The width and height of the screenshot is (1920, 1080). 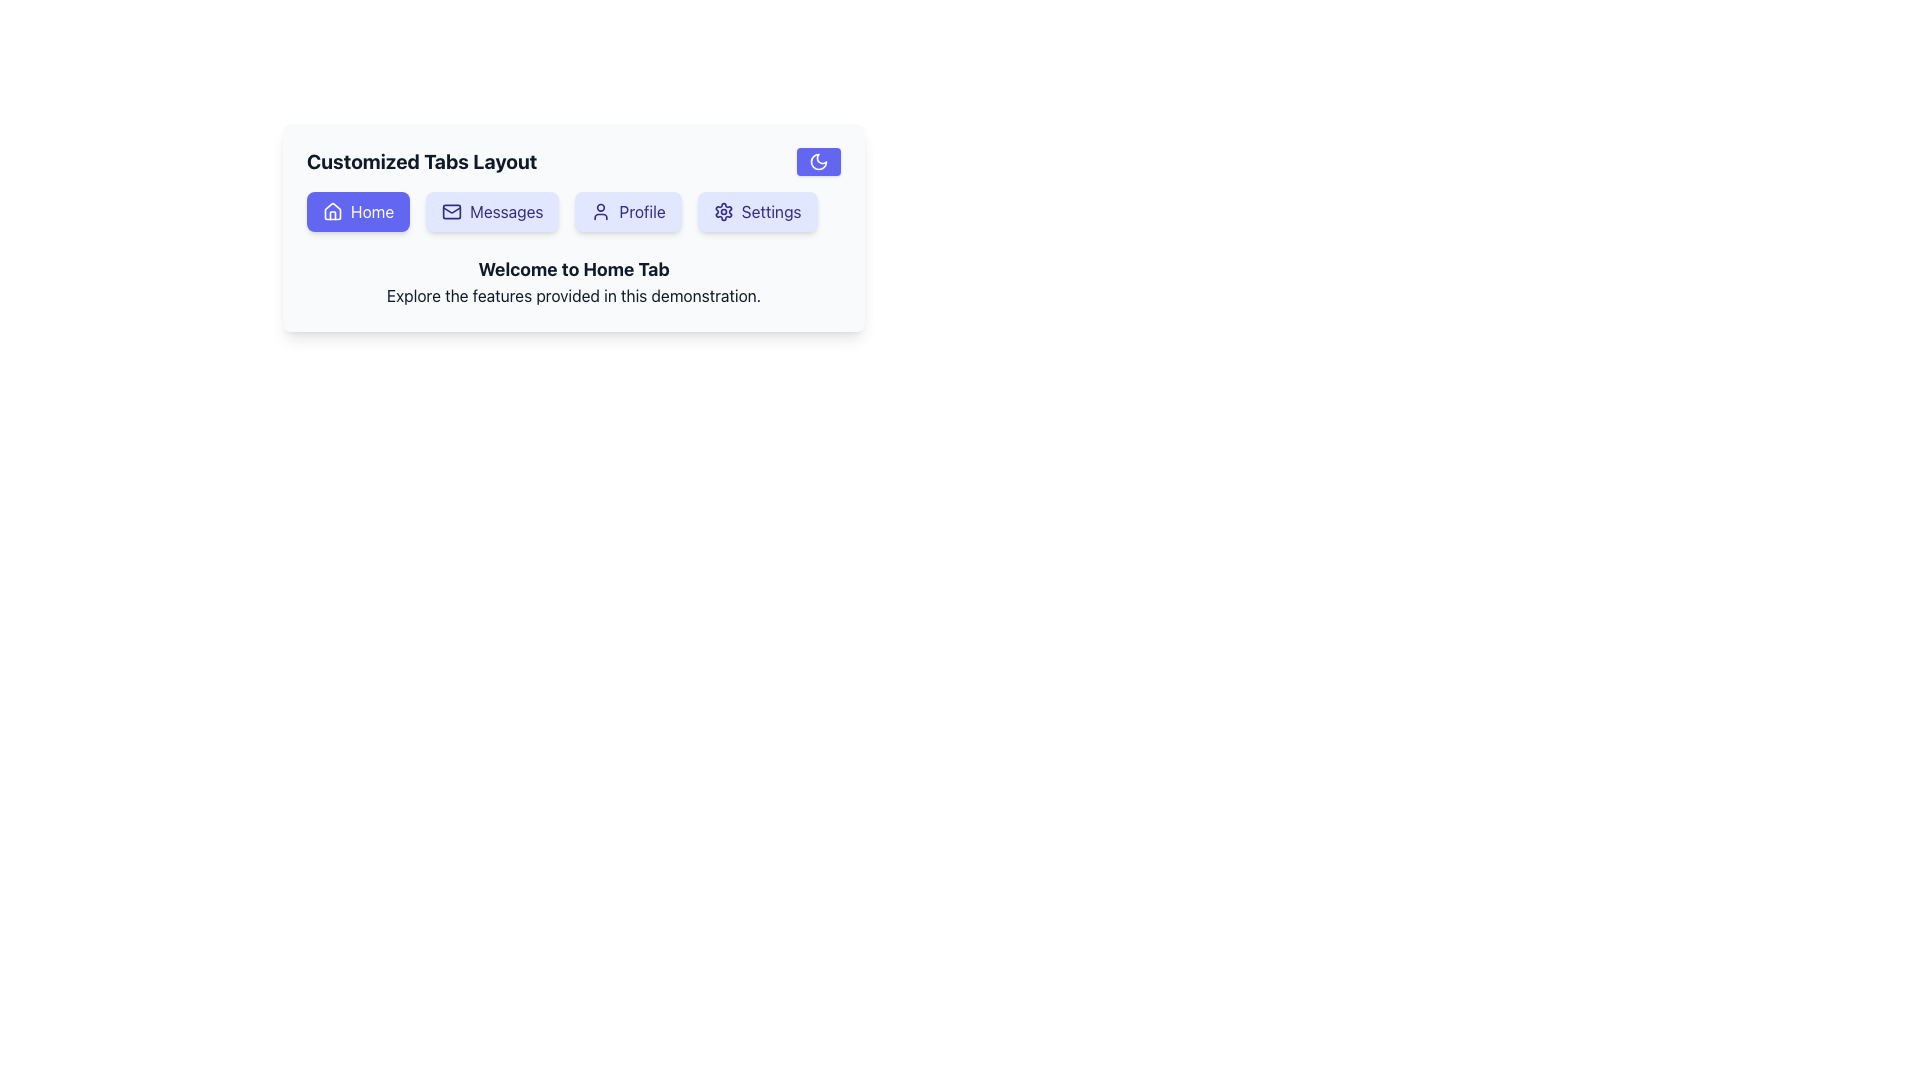 What do you see at coordinates (819, 161) in the screenshot?
I see `the moon-shaped icon, which is a minimalist crescent design located on the far-right side of the top row of icons` at bounding box center [819, 161].